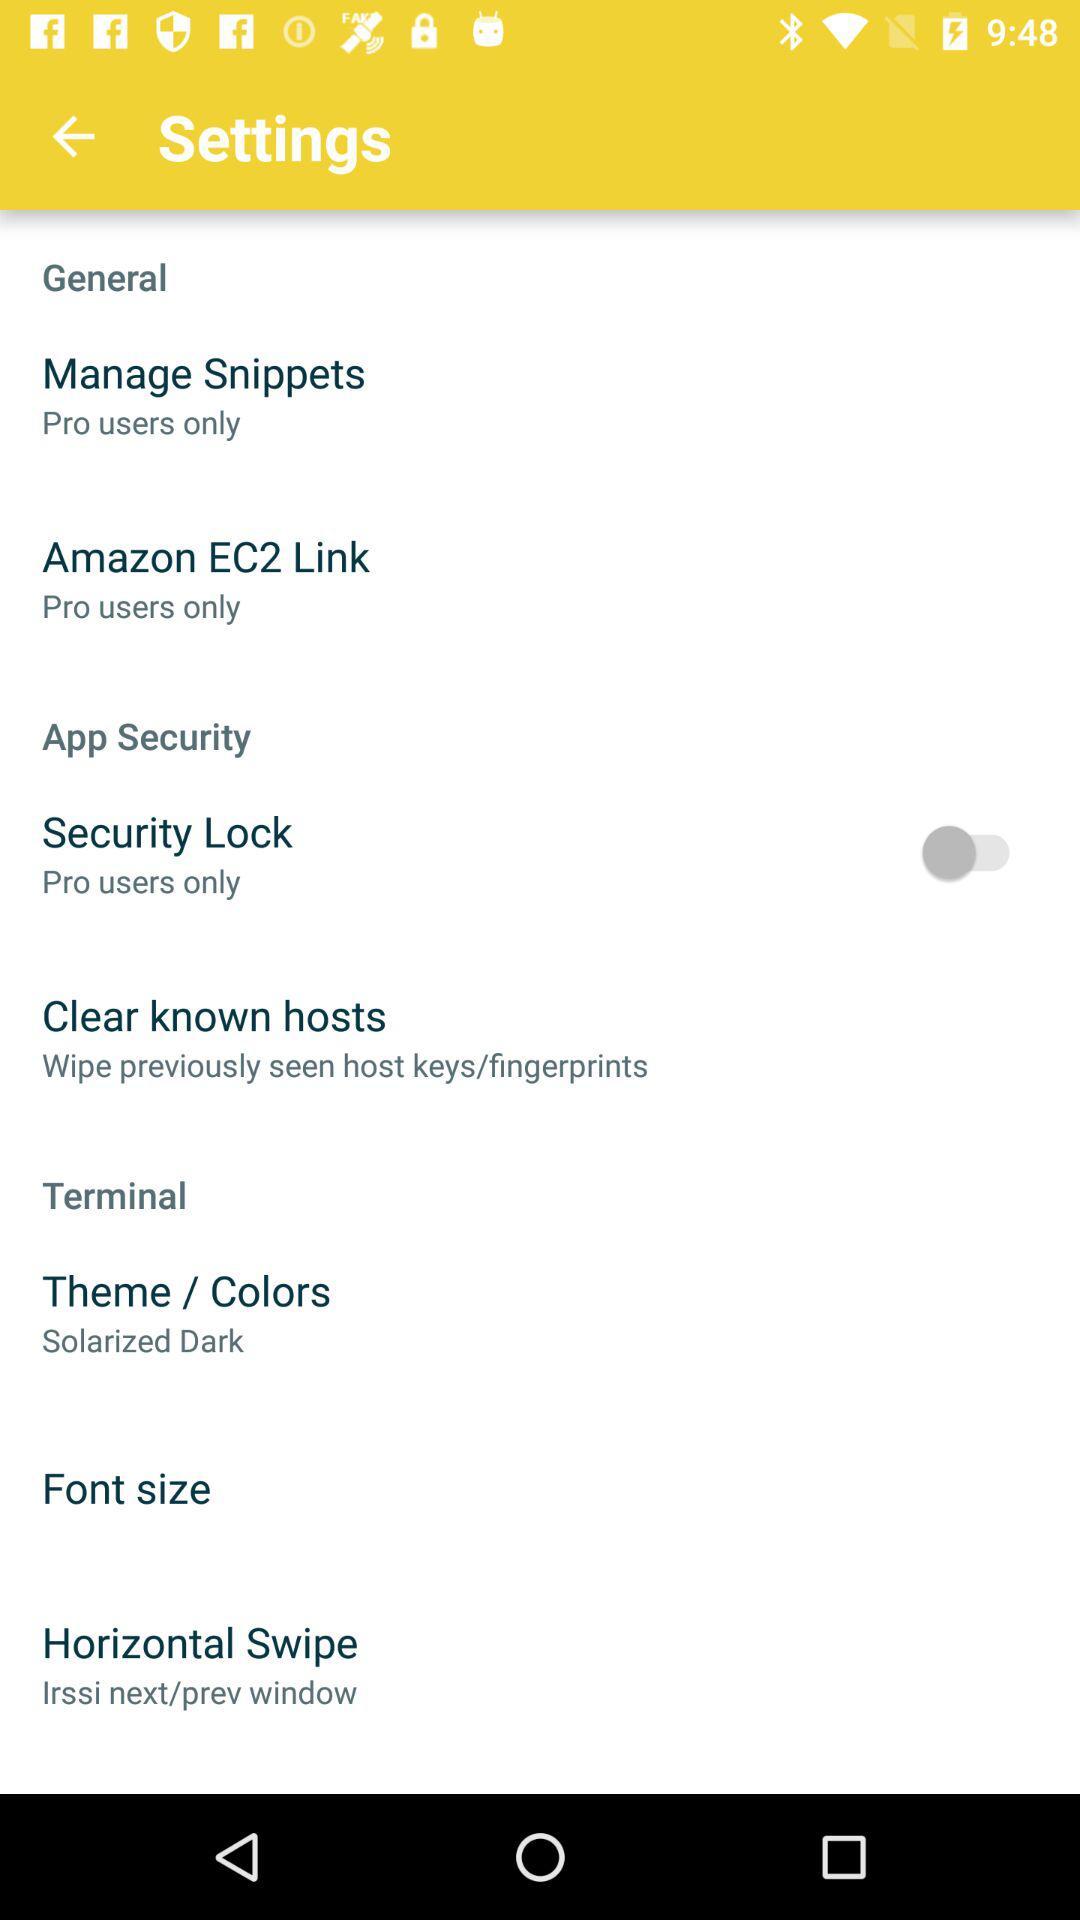 The image size is (1080, 1920). Describe the element at coordinates (205, 555) in the screenshot. I see `amazon ec2 link item` at that location.